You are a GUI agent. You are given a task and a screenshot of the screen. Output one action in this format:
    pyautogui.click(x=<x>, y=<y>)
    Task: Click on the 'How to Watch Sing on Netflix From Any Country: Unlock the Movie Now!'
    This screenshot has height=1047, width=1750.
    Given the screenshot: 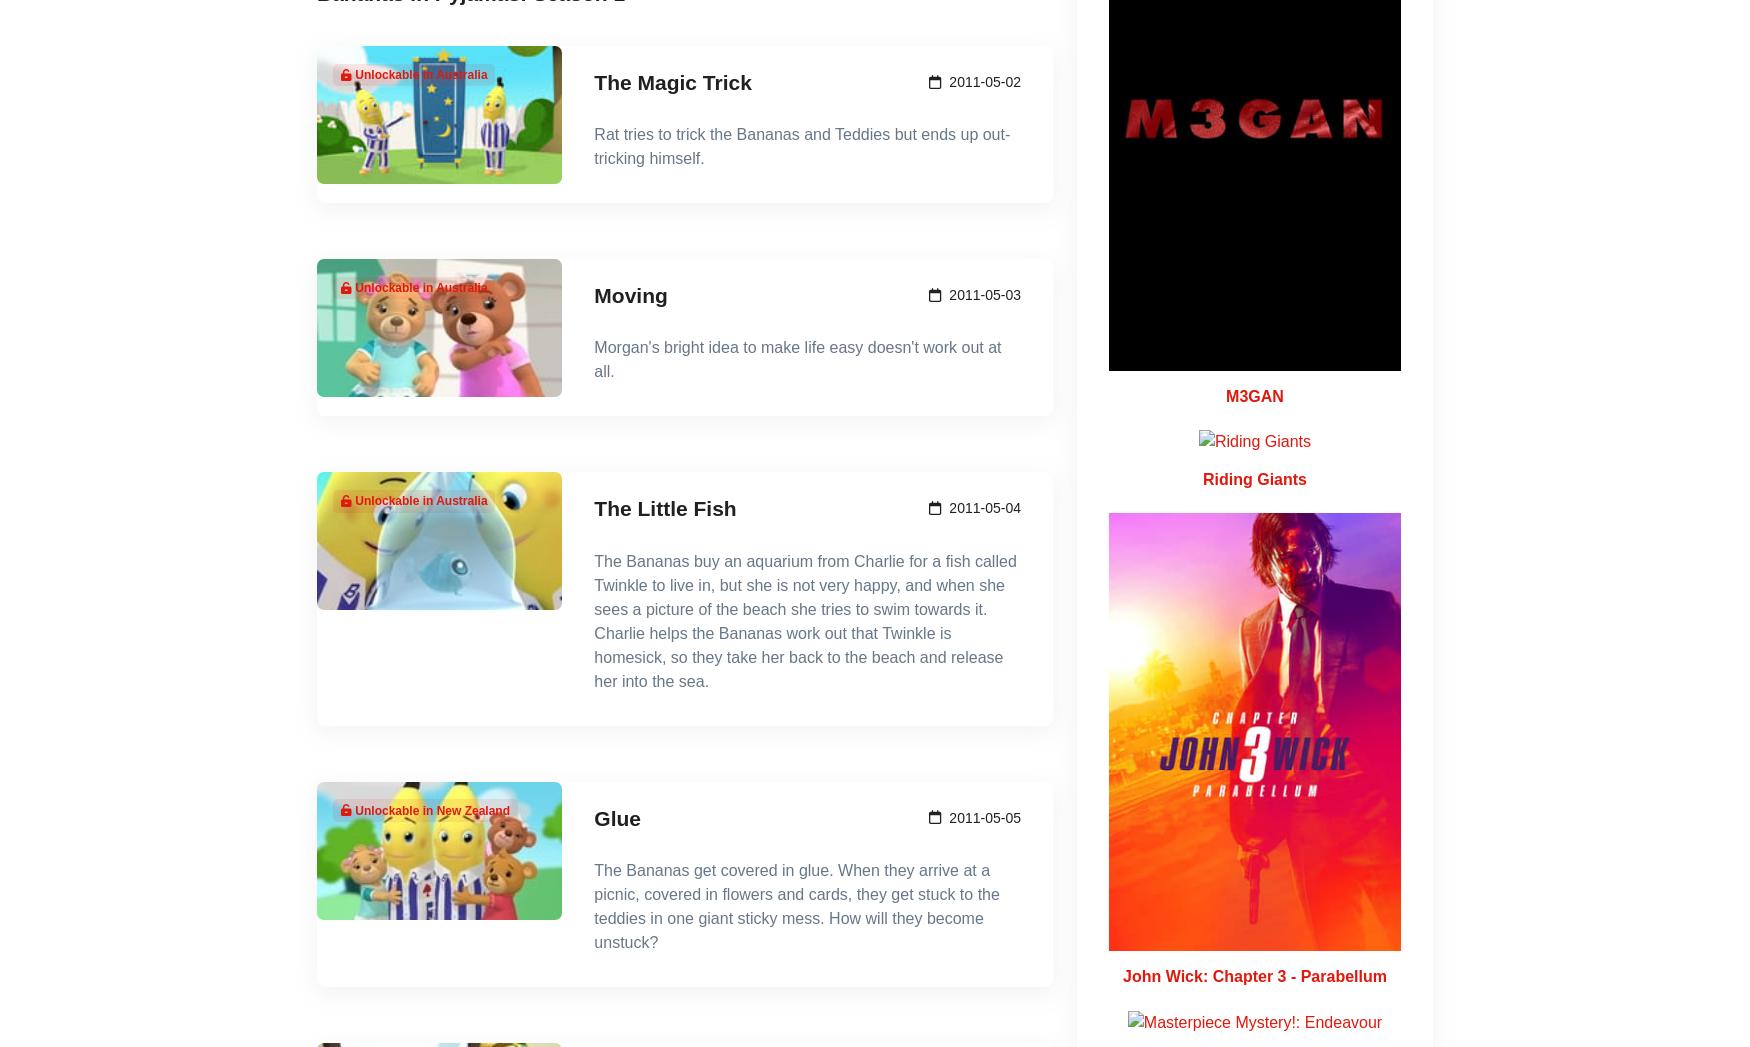 What is the action you would take?
    pyautogui.click(x=491, y=90)
    